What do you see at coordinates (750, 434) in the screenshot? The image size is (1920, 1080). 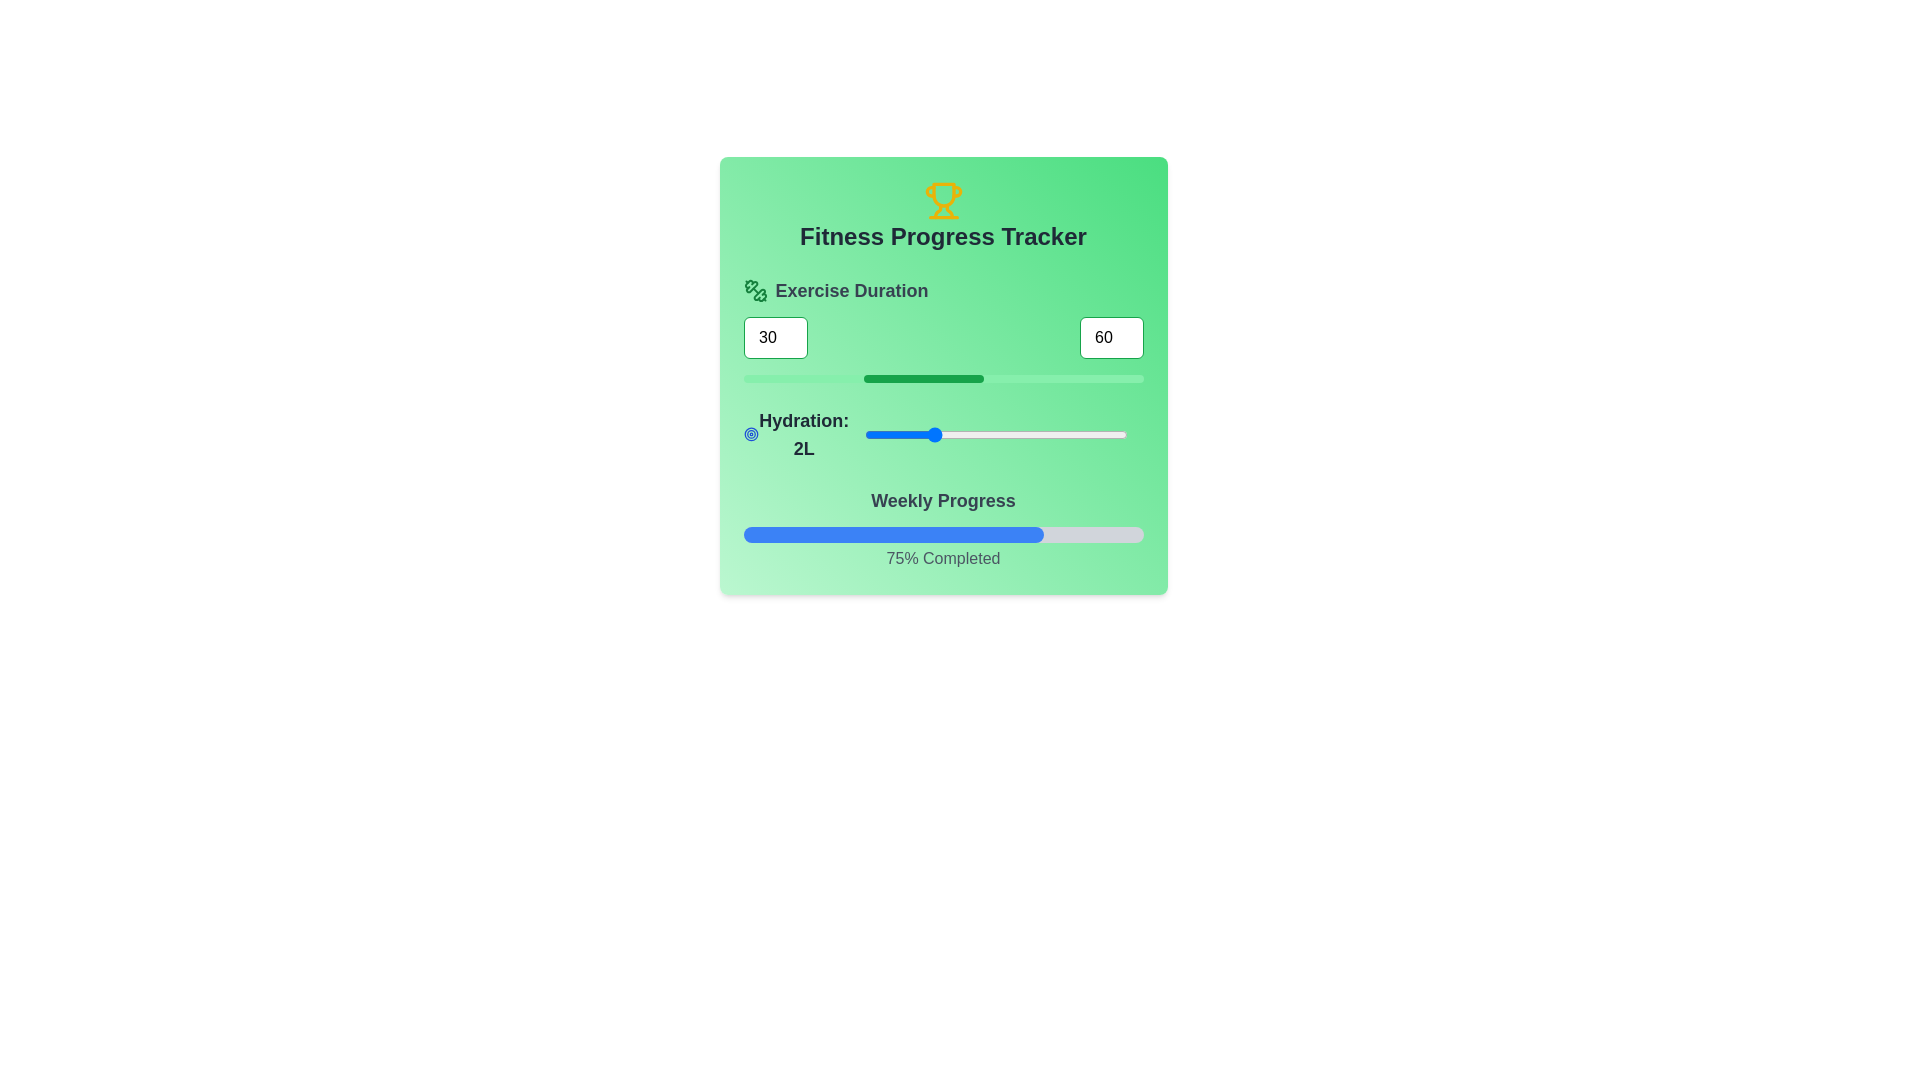 I see `the blue circular target icon with concentric circles located to the left of the 'Hydration: 2L' label in the 'Fitness Progress Tracker' section` at bounding box center [750, 434].